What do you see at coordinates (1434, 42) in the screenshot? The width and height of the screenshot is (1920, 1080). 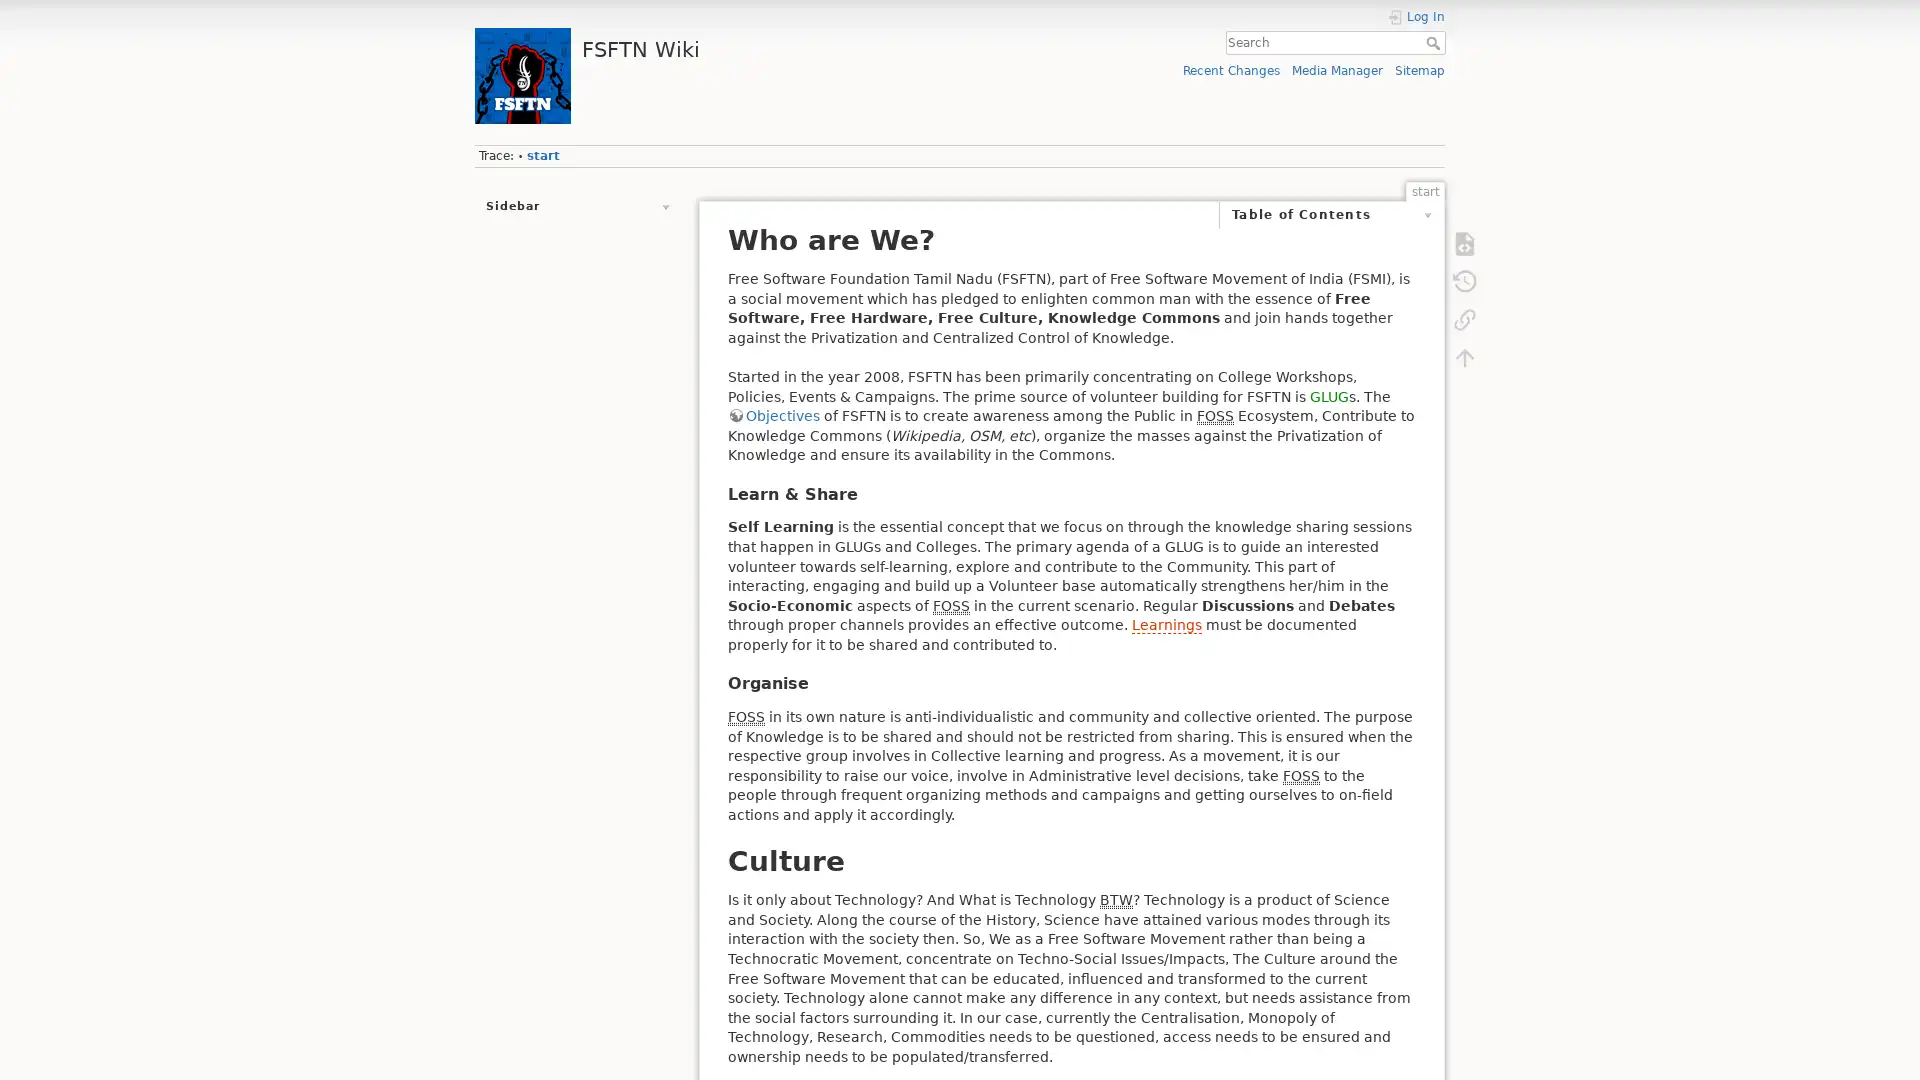 I see `Search` at bounding box center [1434, 42].